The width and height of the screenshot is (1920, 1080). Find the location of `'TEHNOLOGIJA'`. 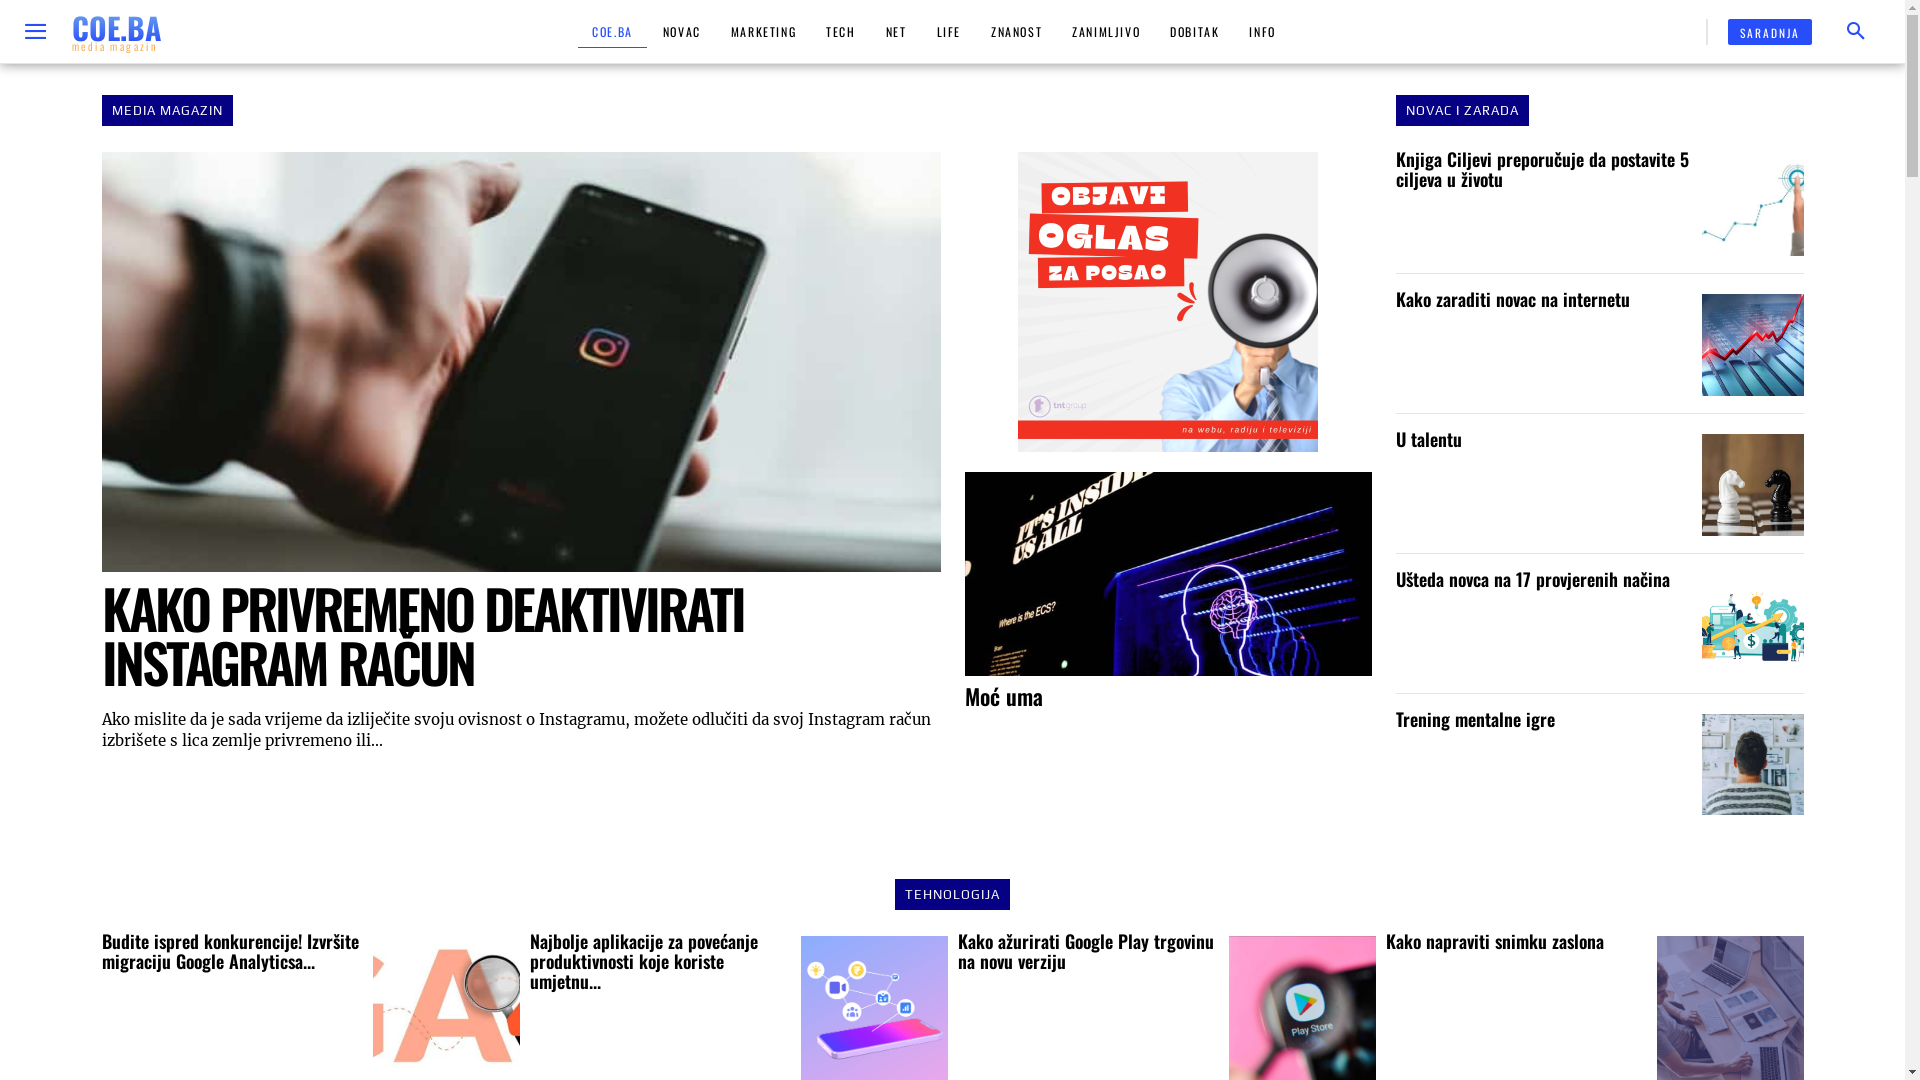

'TEHNOLOGIJA' is located at coordinates (951, 893).